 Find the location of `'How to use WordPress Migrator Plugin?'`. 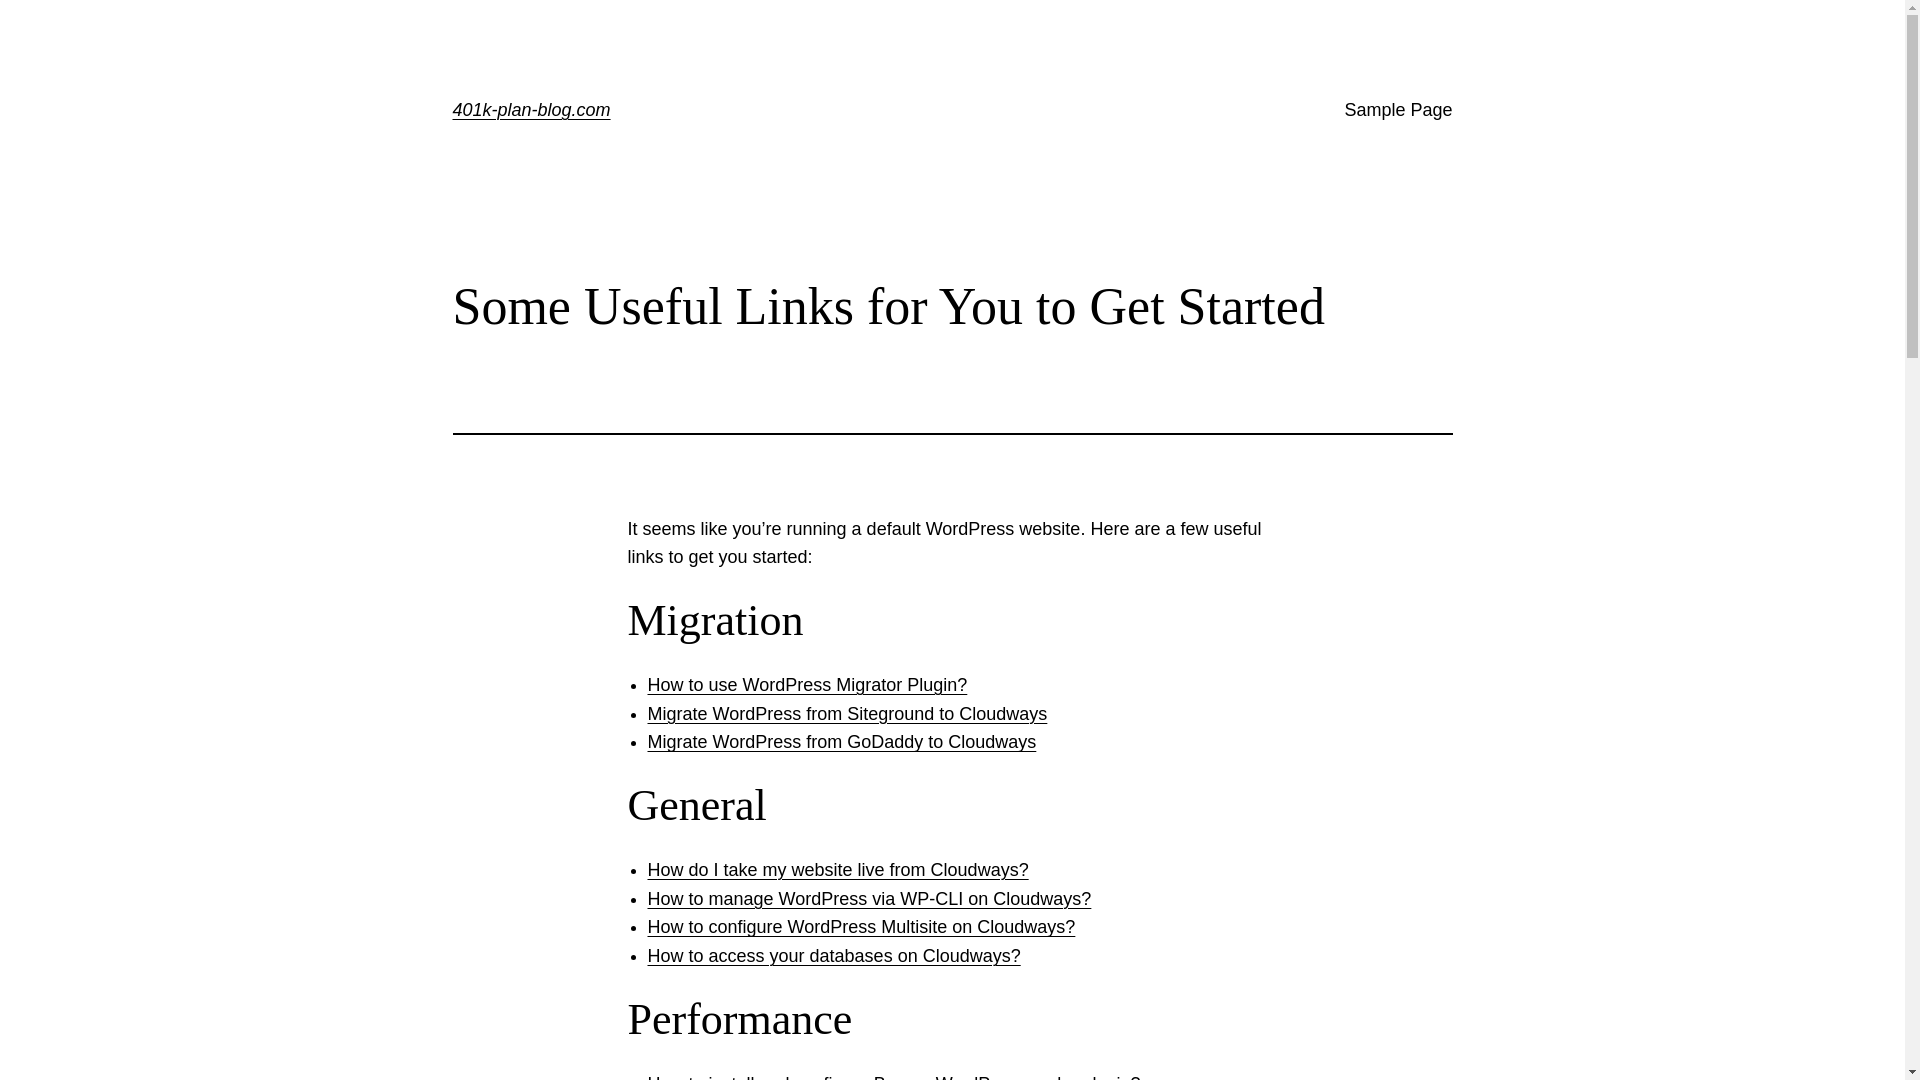

'How to use WordPress Migrator Plugin?' is located at coordinates (807, 684).